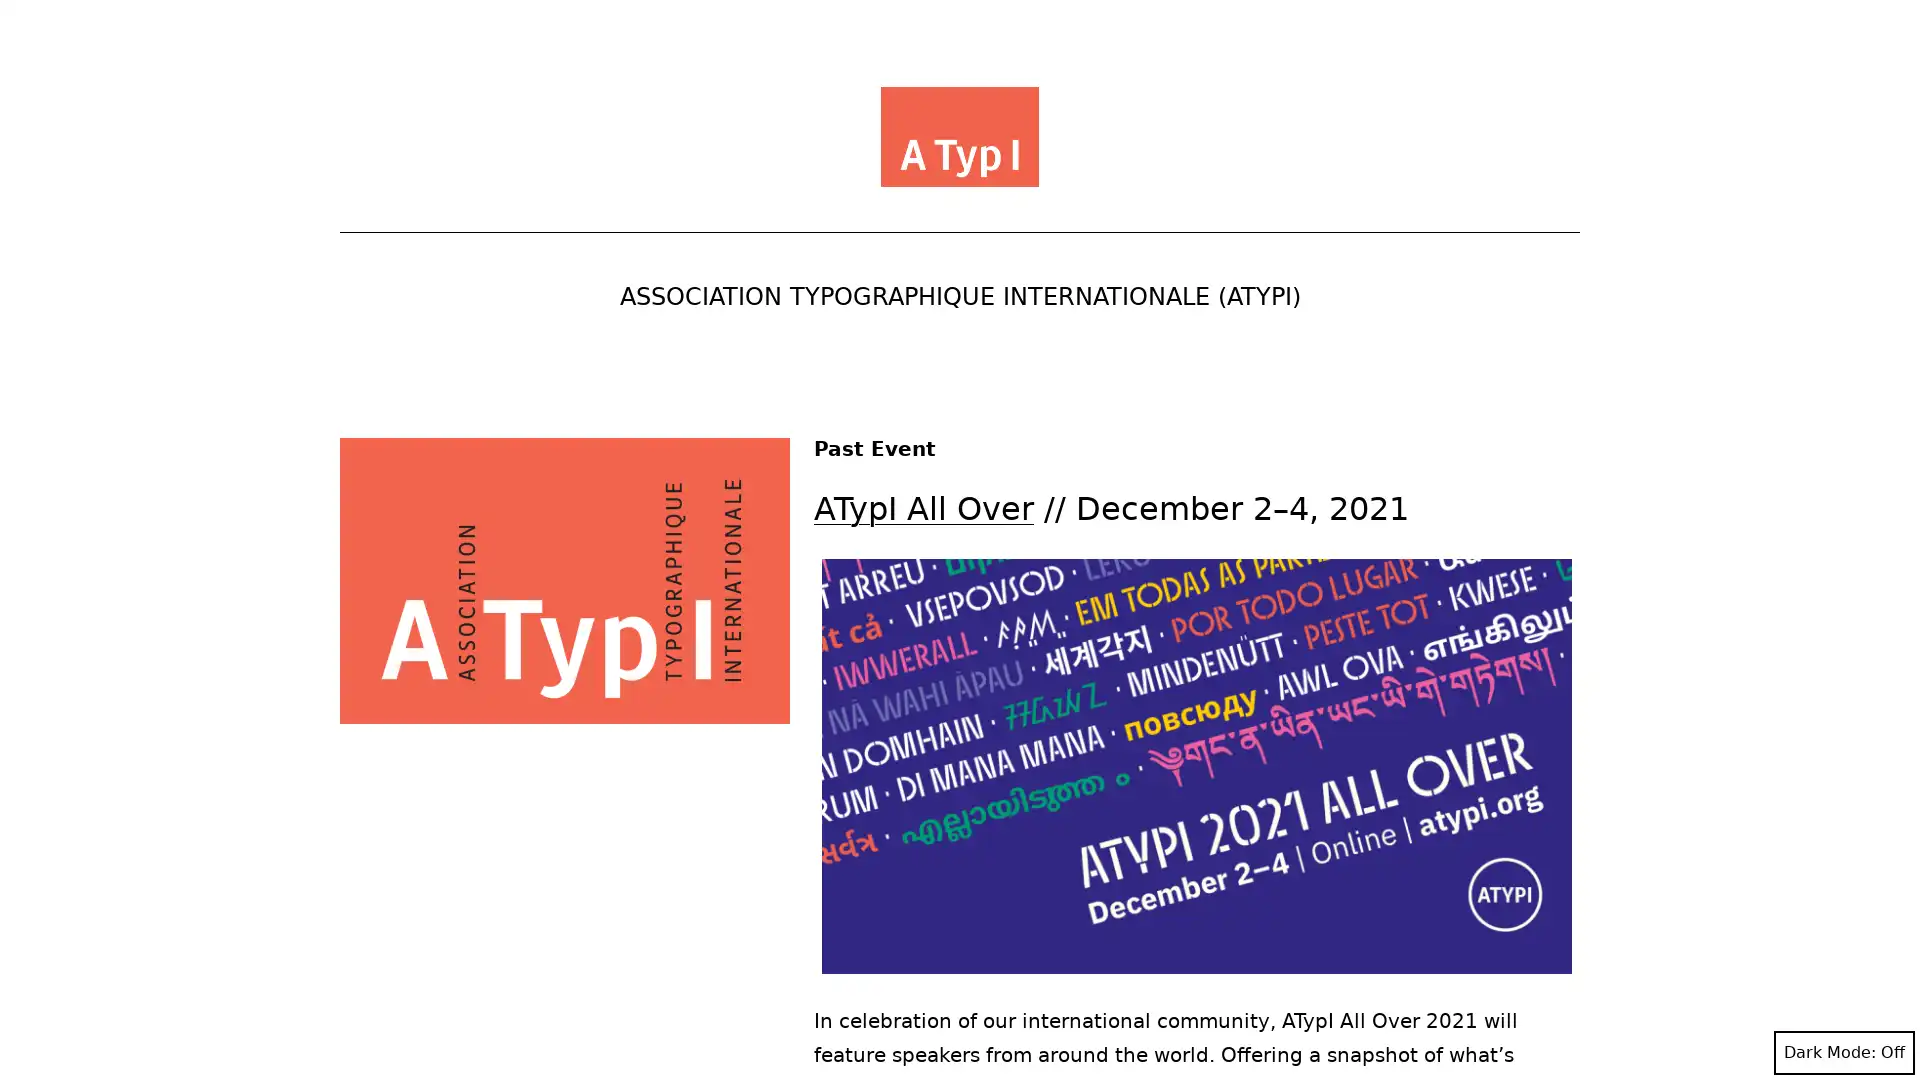 The width and height of the screenshot is (1920, 1080). Describe the element at coordinates (1843, 1052) in the screenshot. I see `Dark Mode:` at that location.